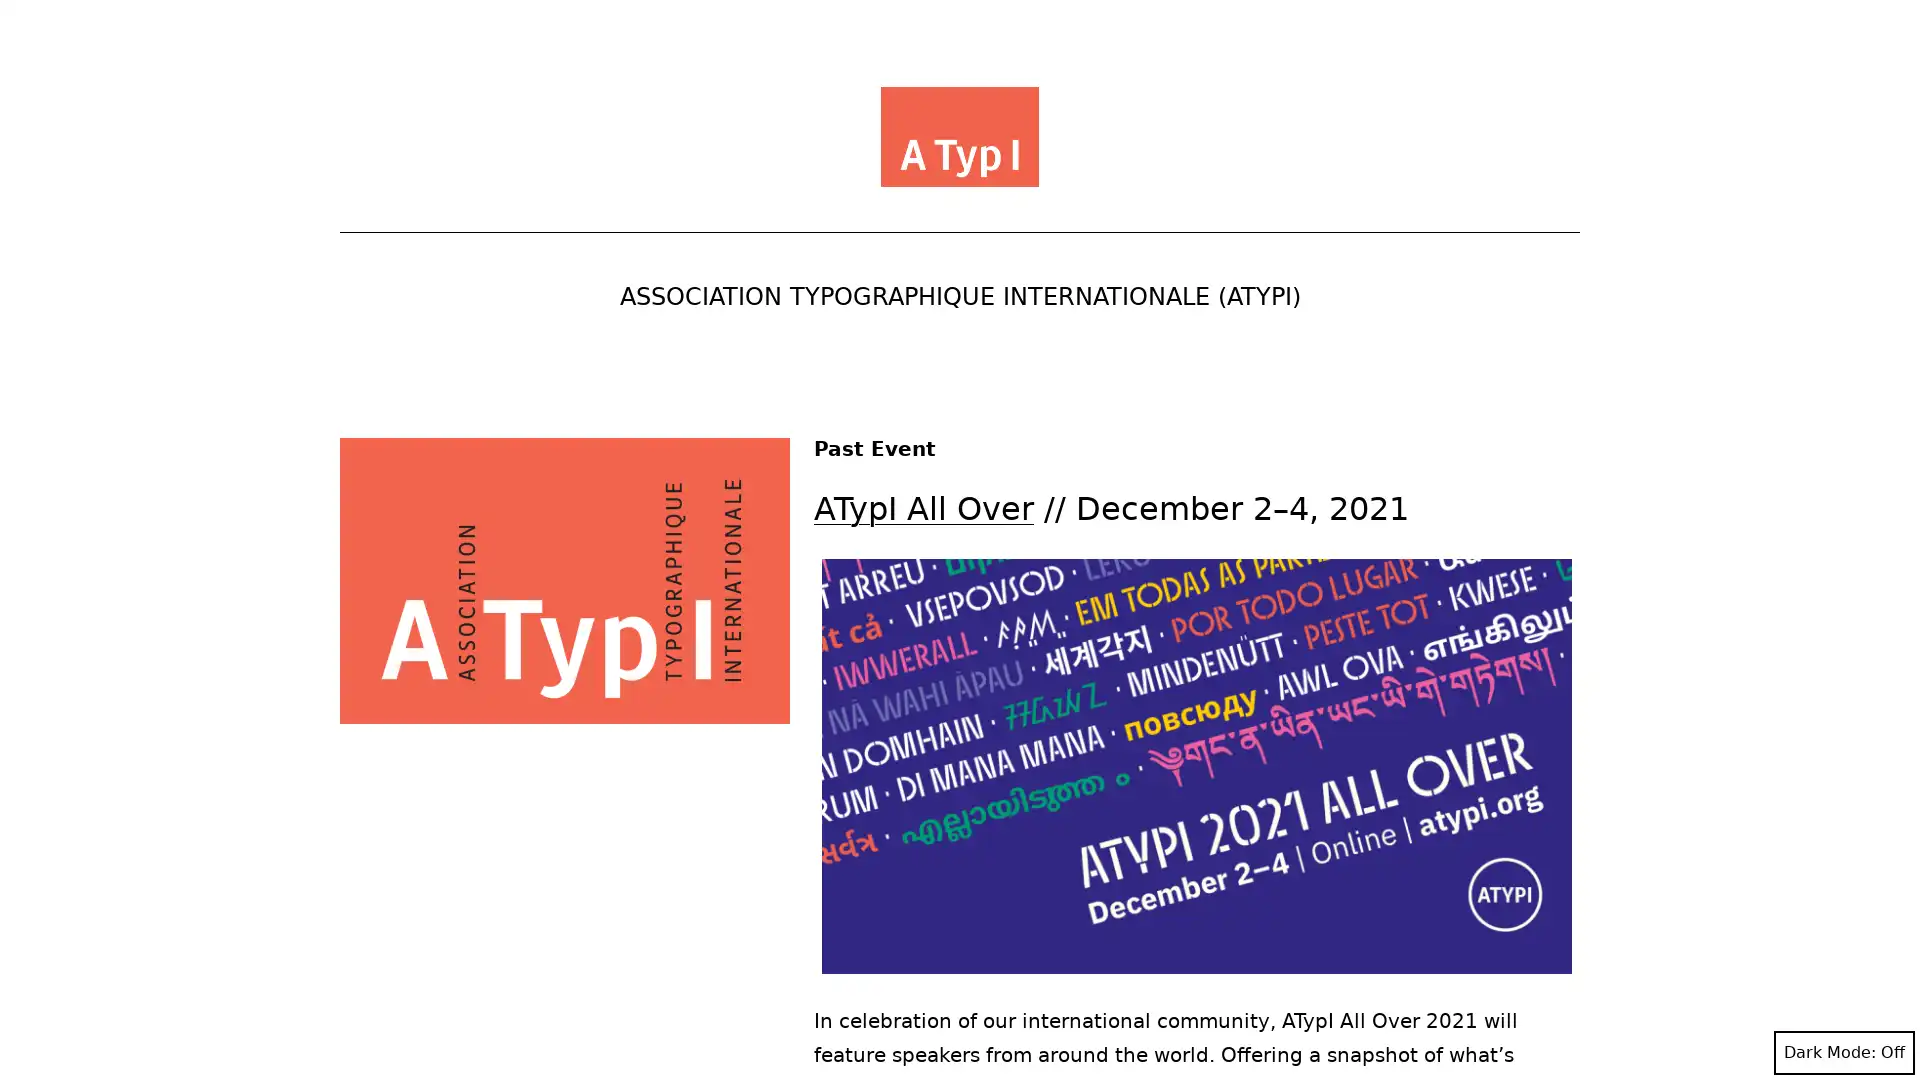 The width and height of the screenshot is (1920, 1080). Describe the element at coordinates (1843, 1052) in the screenshot. I see `Dark Mode:` at that location.